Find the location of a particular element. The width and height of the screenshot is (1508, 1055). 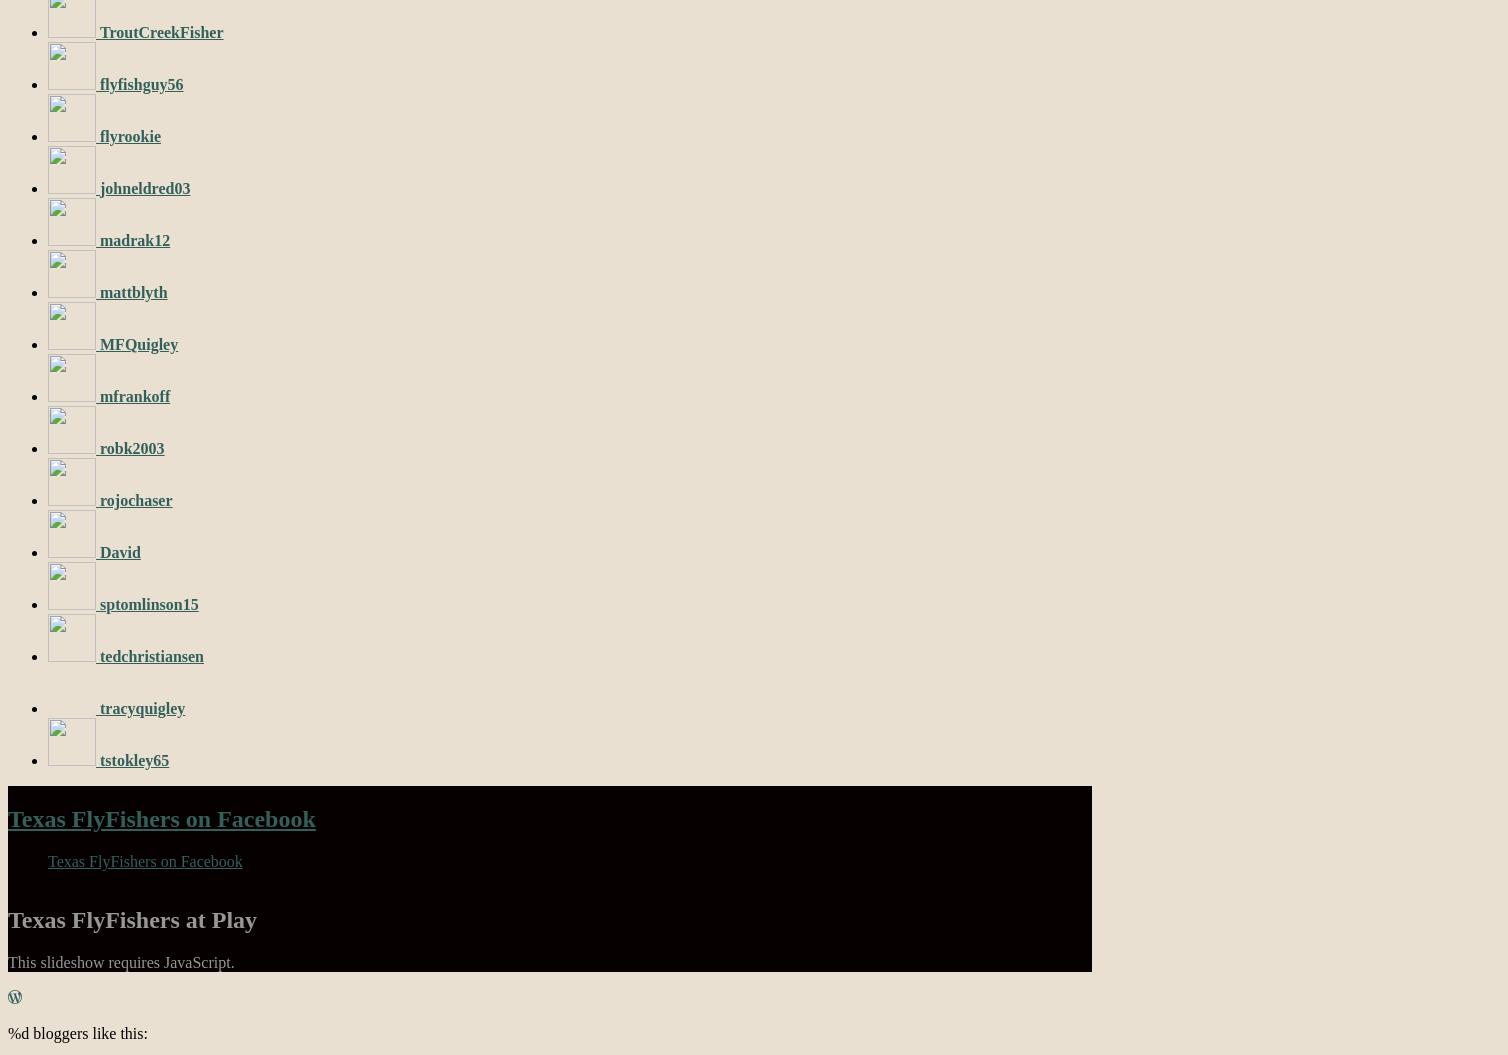

'mattblyth' is located at coordinates (99, 292).